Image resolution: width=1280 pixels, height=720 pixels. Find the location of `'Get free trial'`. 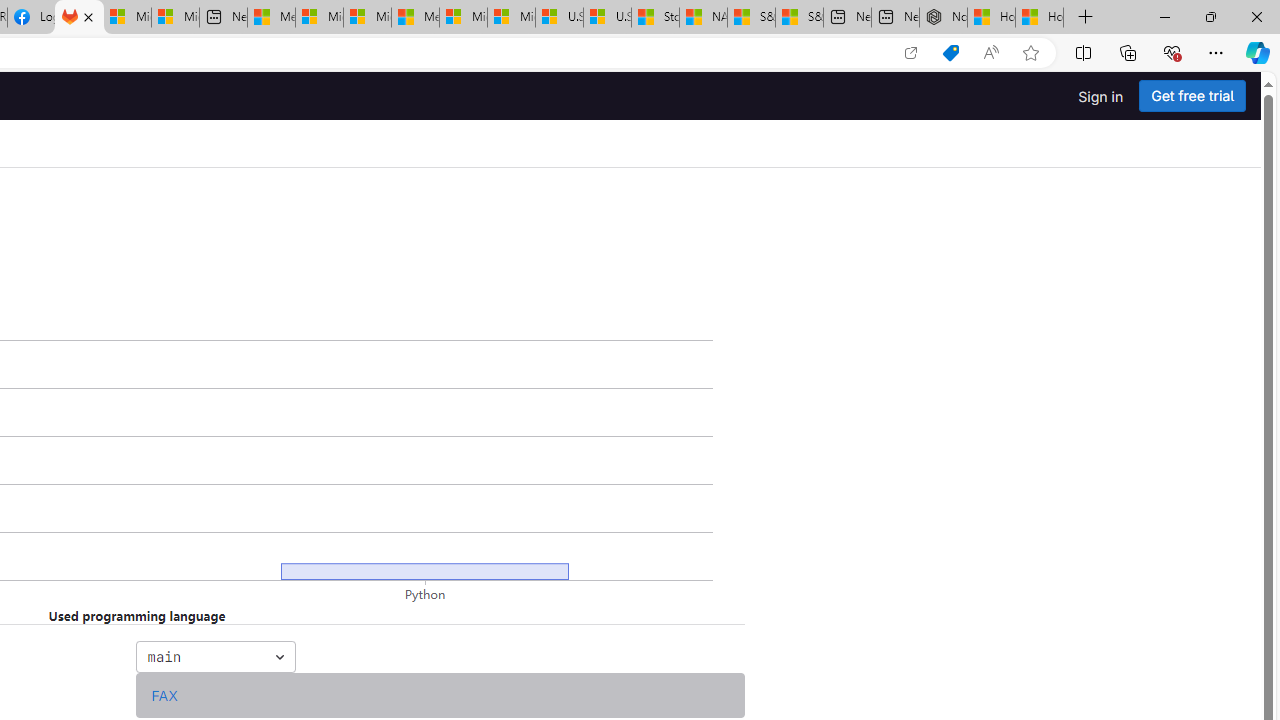

'Get free trial' is located at coordinates (1192, 96).